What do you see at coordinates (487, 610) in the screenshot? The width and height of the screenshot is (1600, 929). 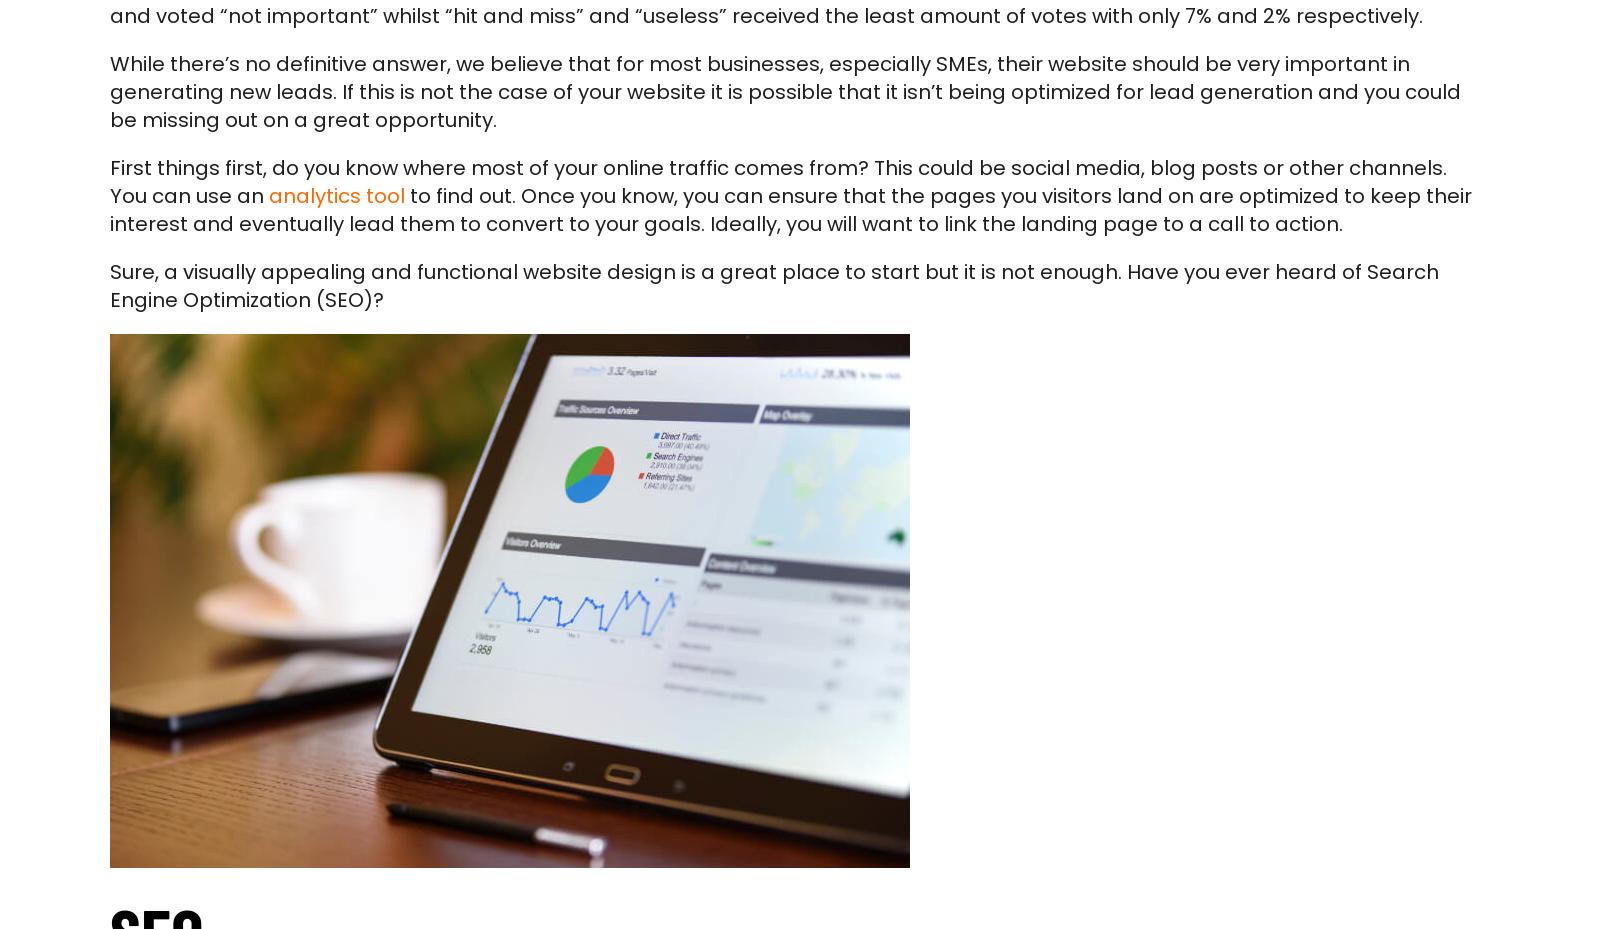 I see `'01788 288 800'` at bounding box center [487, 610].